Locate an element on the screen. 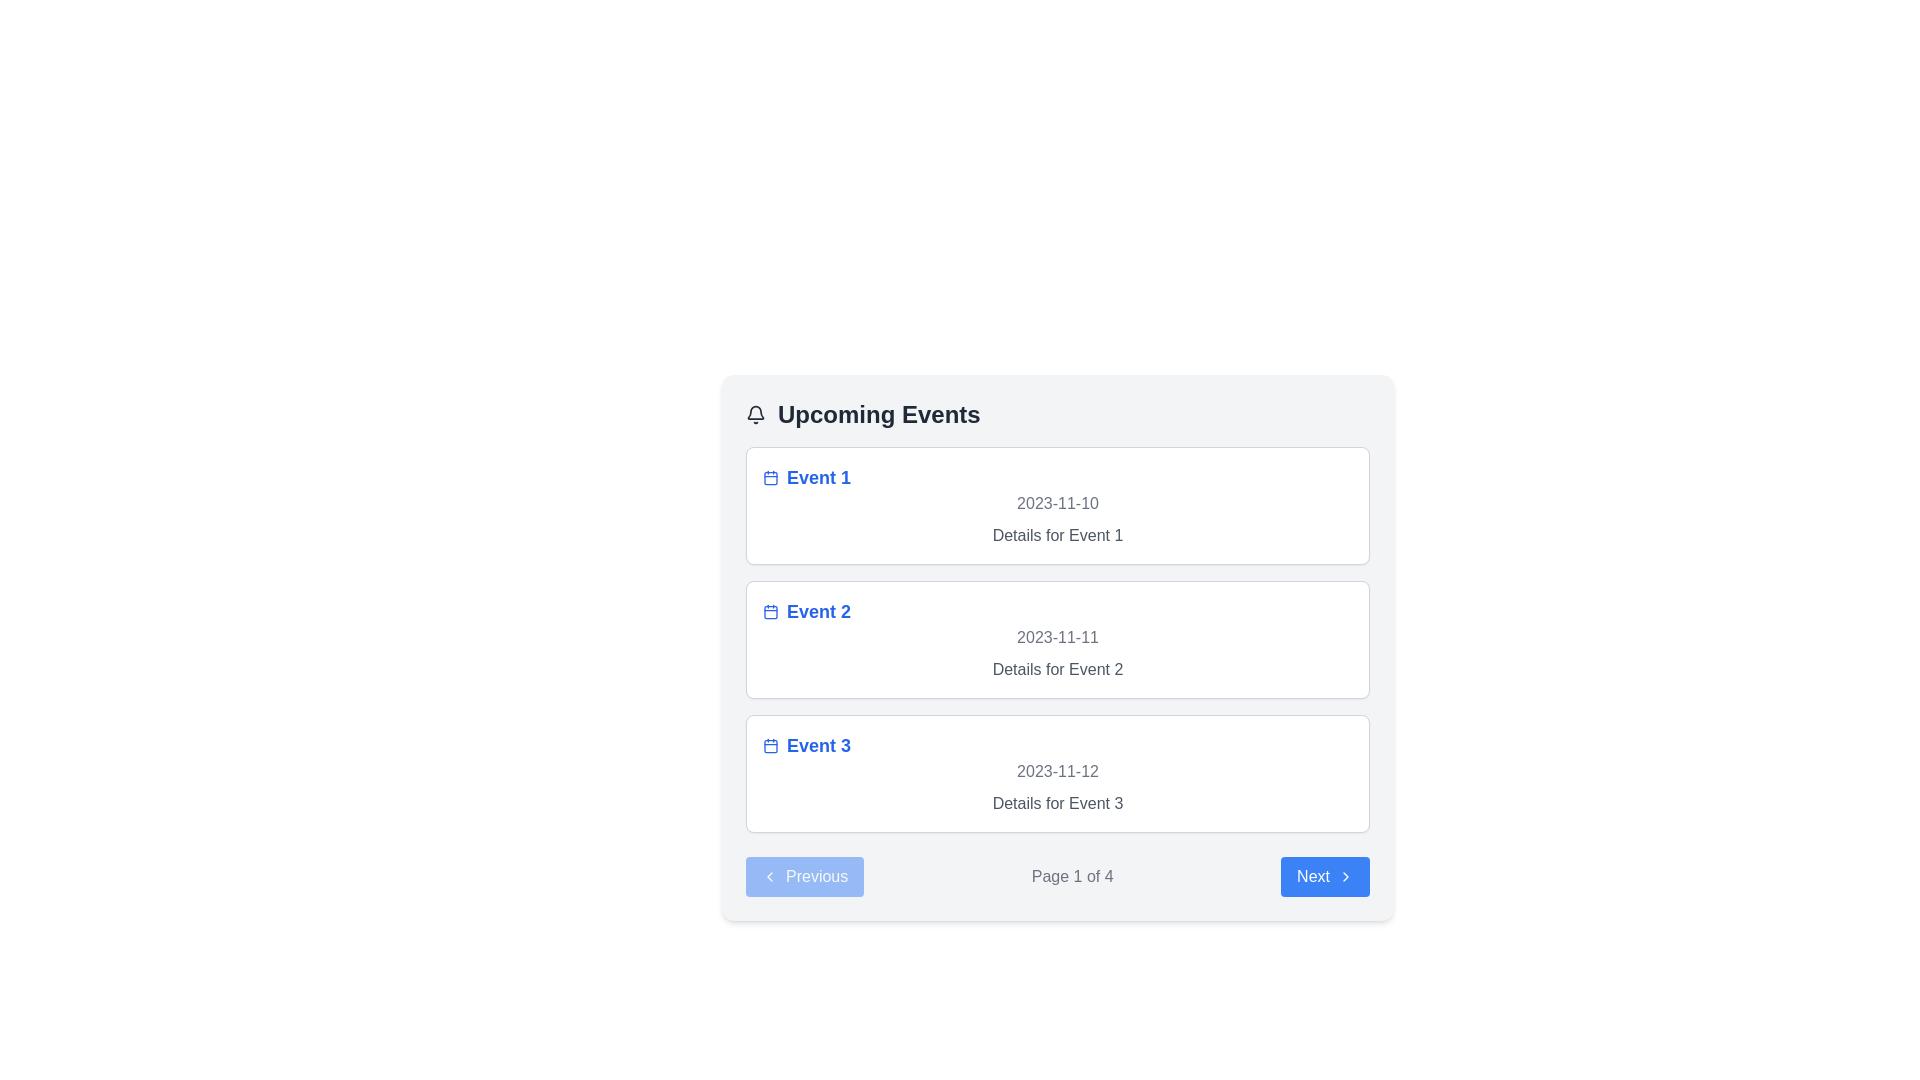  the text label providing information about 'Event 1', positioned below the event date '2023-11-10' in the first event card of the 'Upcoming Events' list is located at coordinates (1056, 535).